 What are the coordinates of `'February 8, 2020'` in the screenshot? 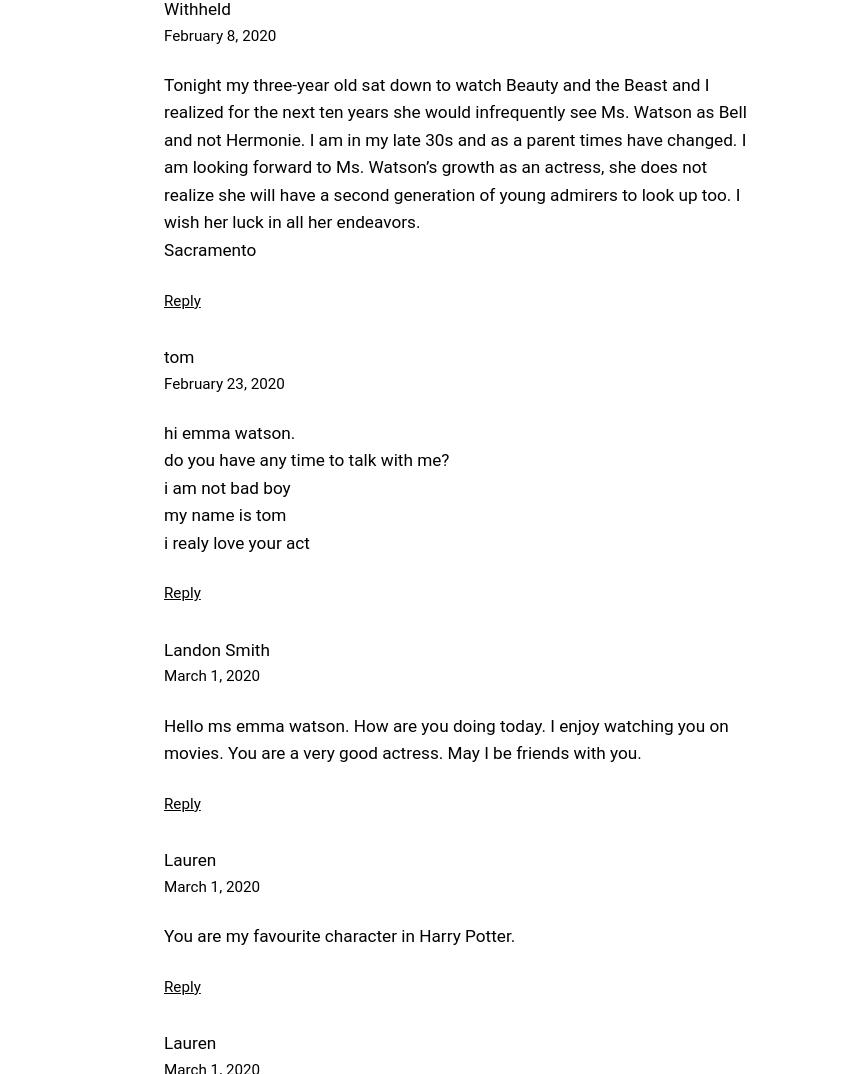 It's located at (219, 34).